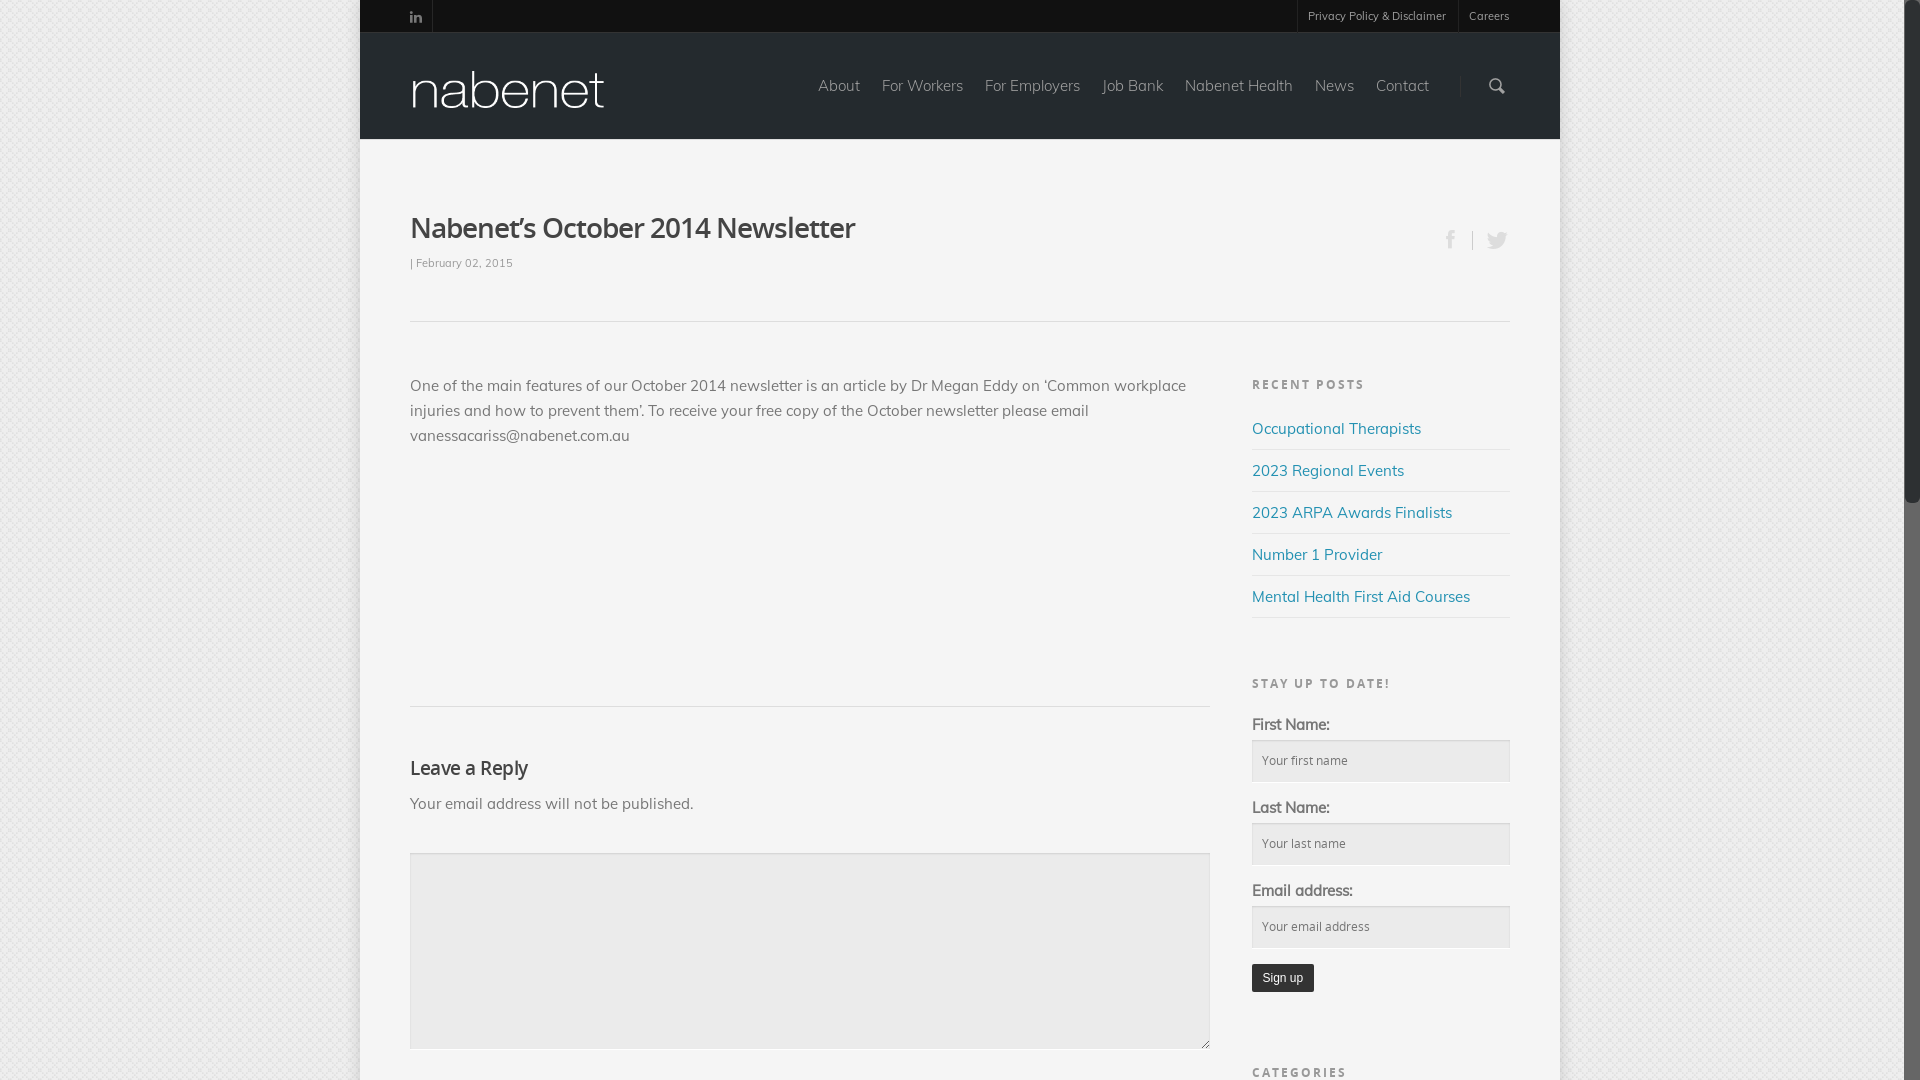  Describe the element at coordinates (1453, 239) in the screenshot. I see `'Share this'` at that location.